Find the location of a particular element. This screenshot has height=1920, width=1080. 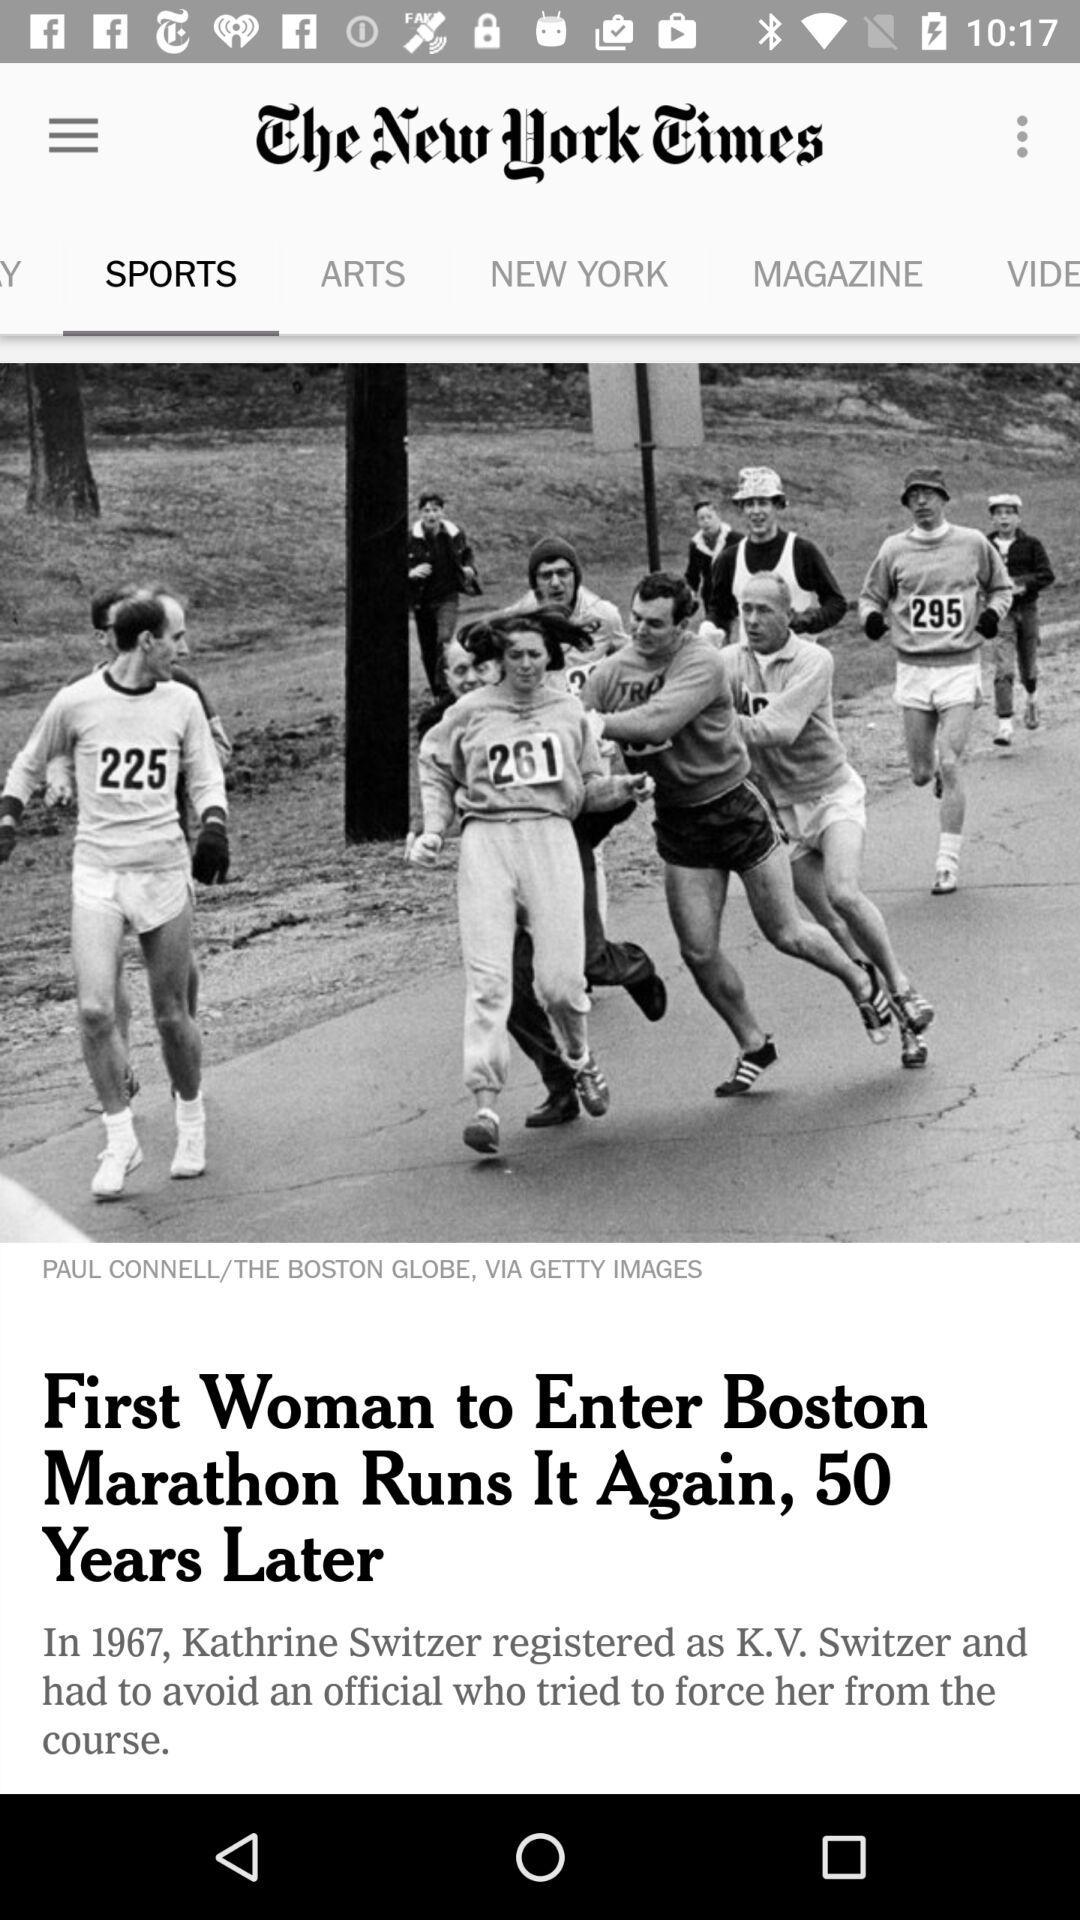

icon to the right of the sports item is located at coordinates (363, 272).